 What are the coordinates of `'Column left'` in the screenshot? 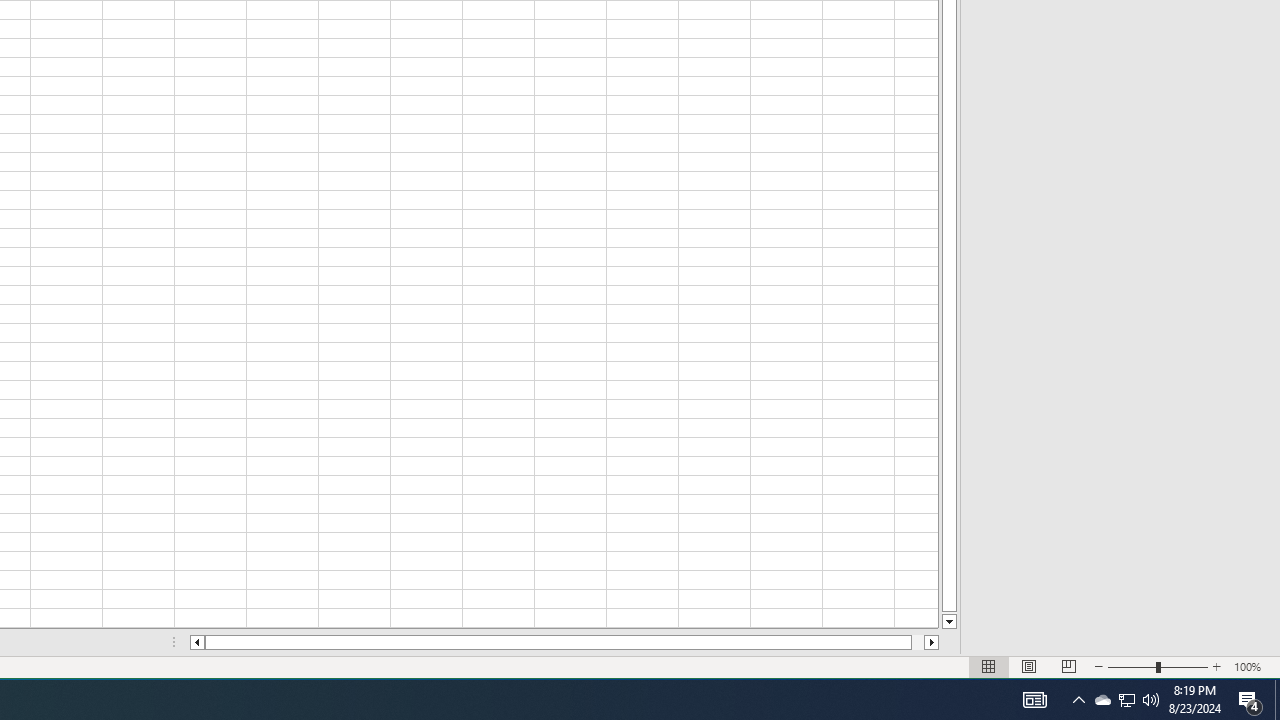 It's located at (196, 642).